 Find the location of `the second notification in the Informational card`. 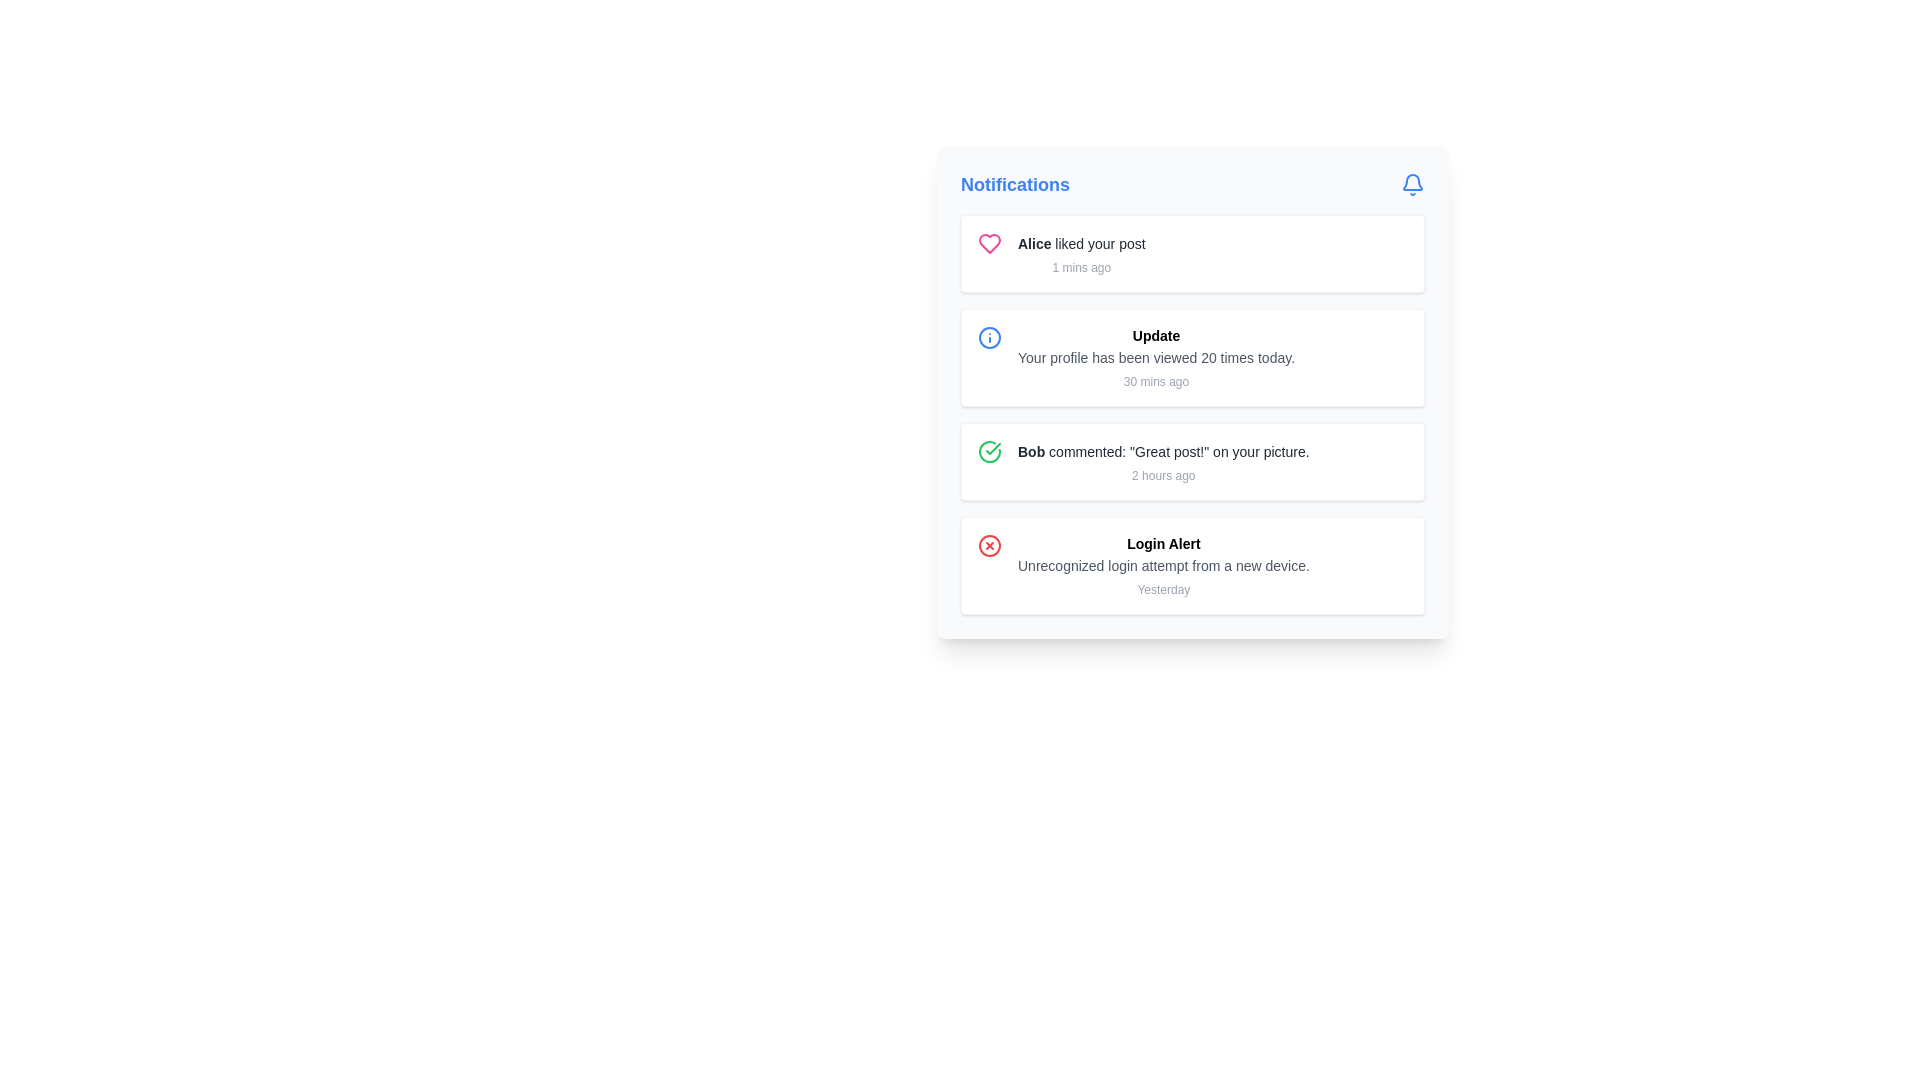

the second notification in the Informational card is located at coordinates (1193, 393).